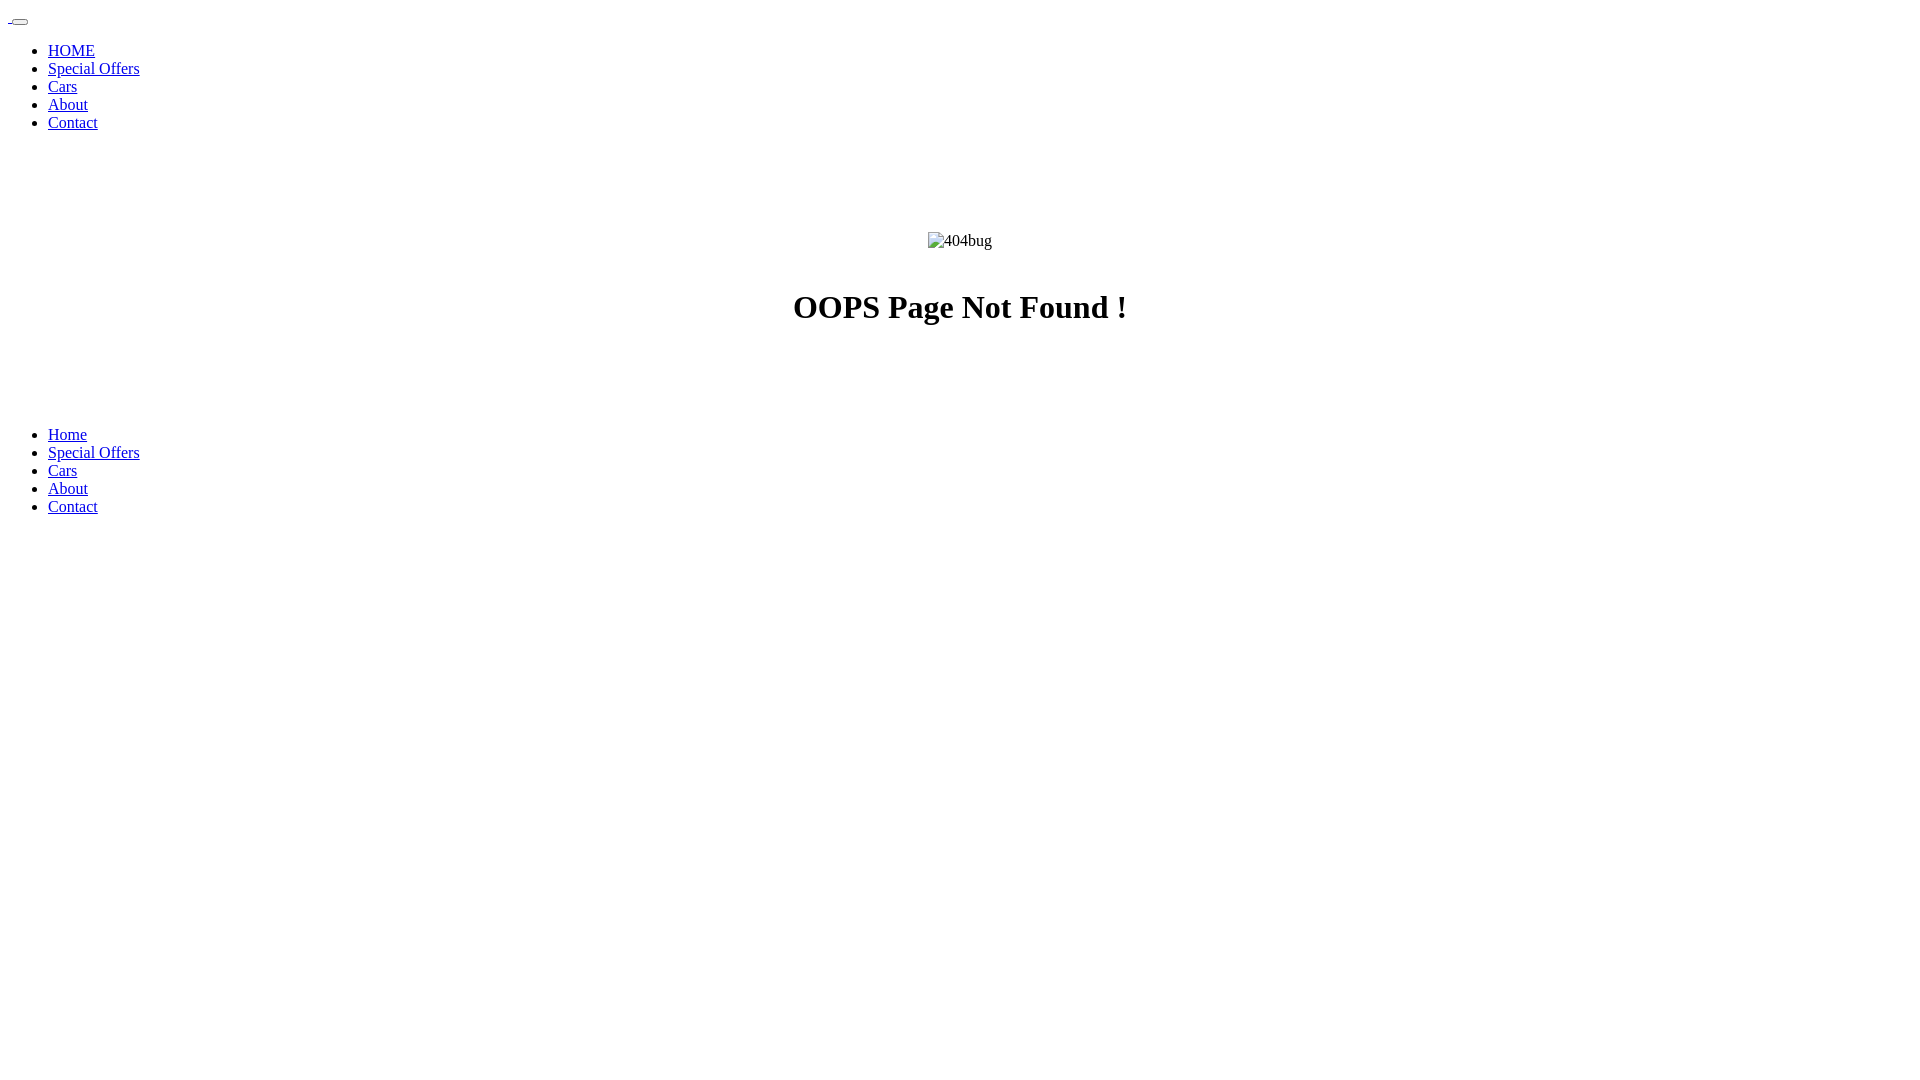  What do you see at coordinates (48, 488) in the screenshot?
I see `'About'` at bounding box center [48, 488].